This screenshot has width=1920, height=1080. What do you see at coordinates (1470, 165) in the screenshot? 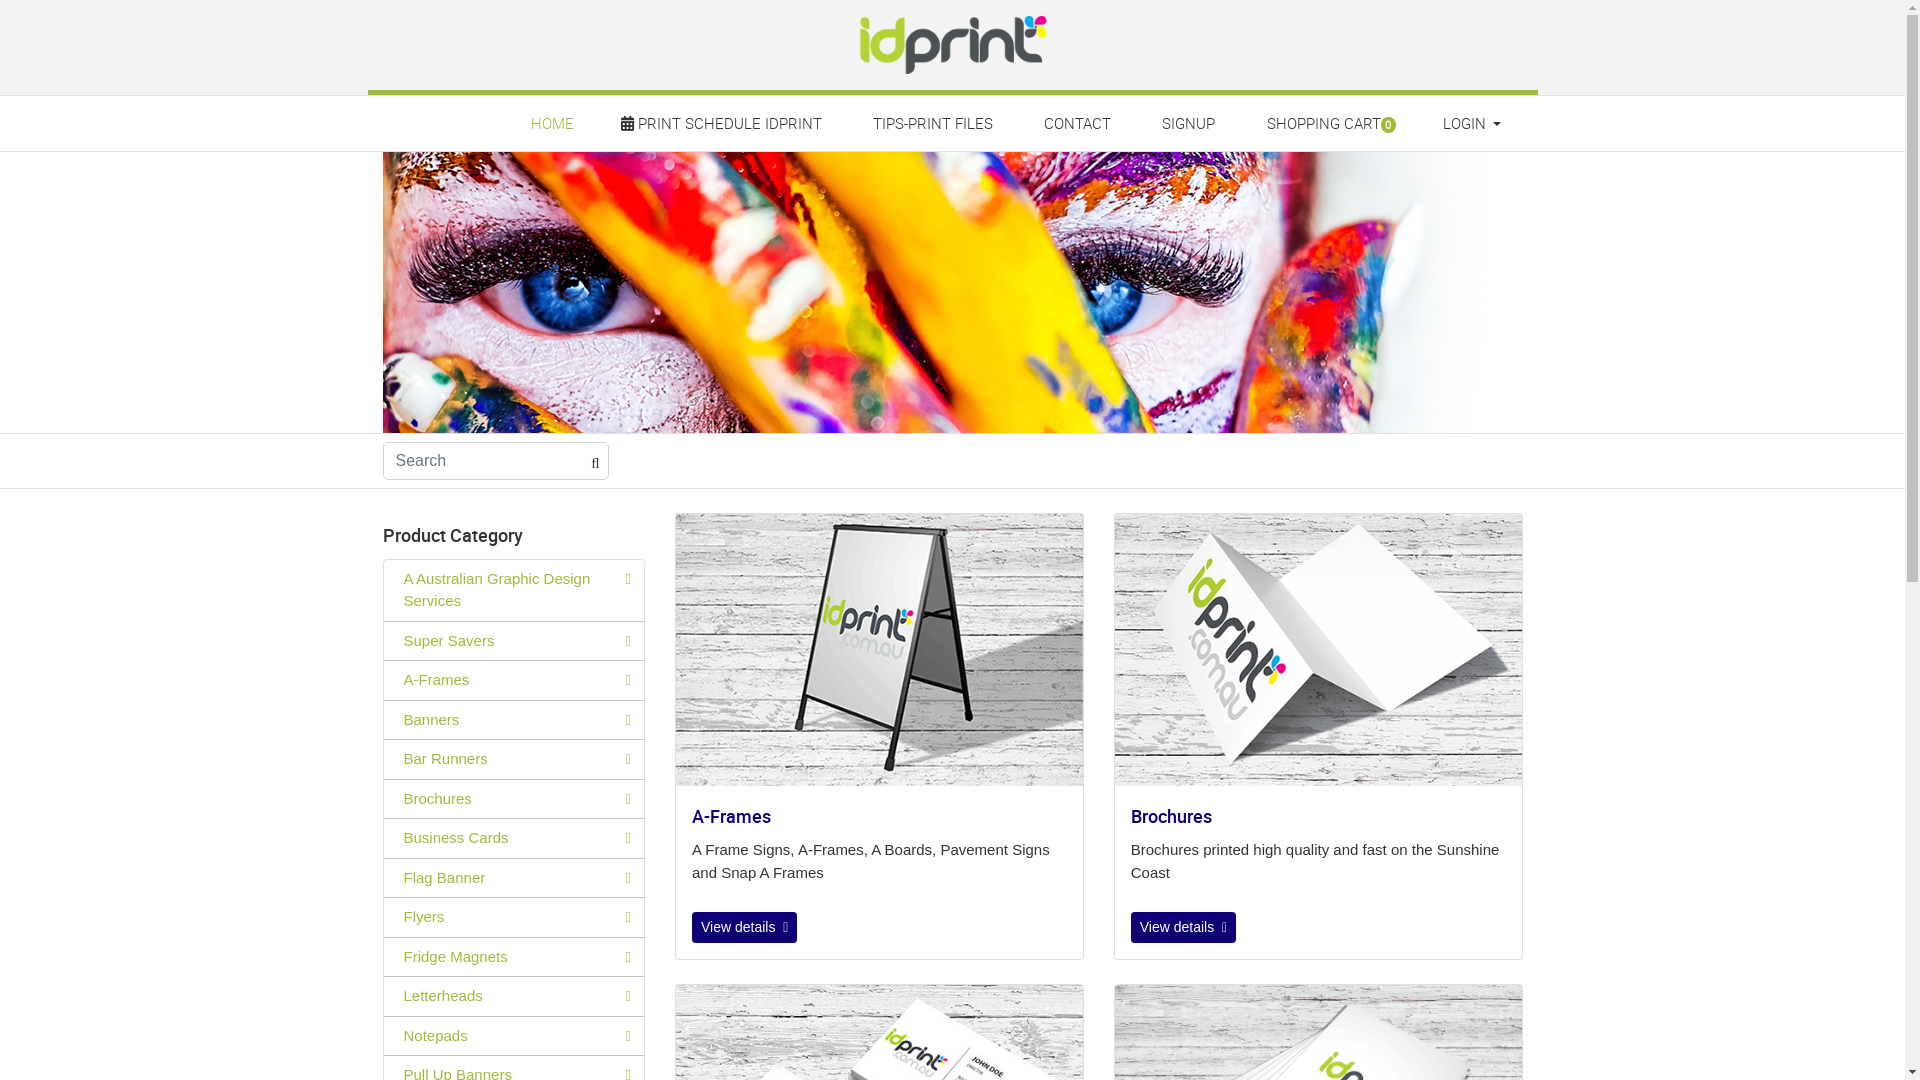
I see `'<i class='fal fa-unlock pr-1'></i> Login'` at bounding box center [1470, 165].